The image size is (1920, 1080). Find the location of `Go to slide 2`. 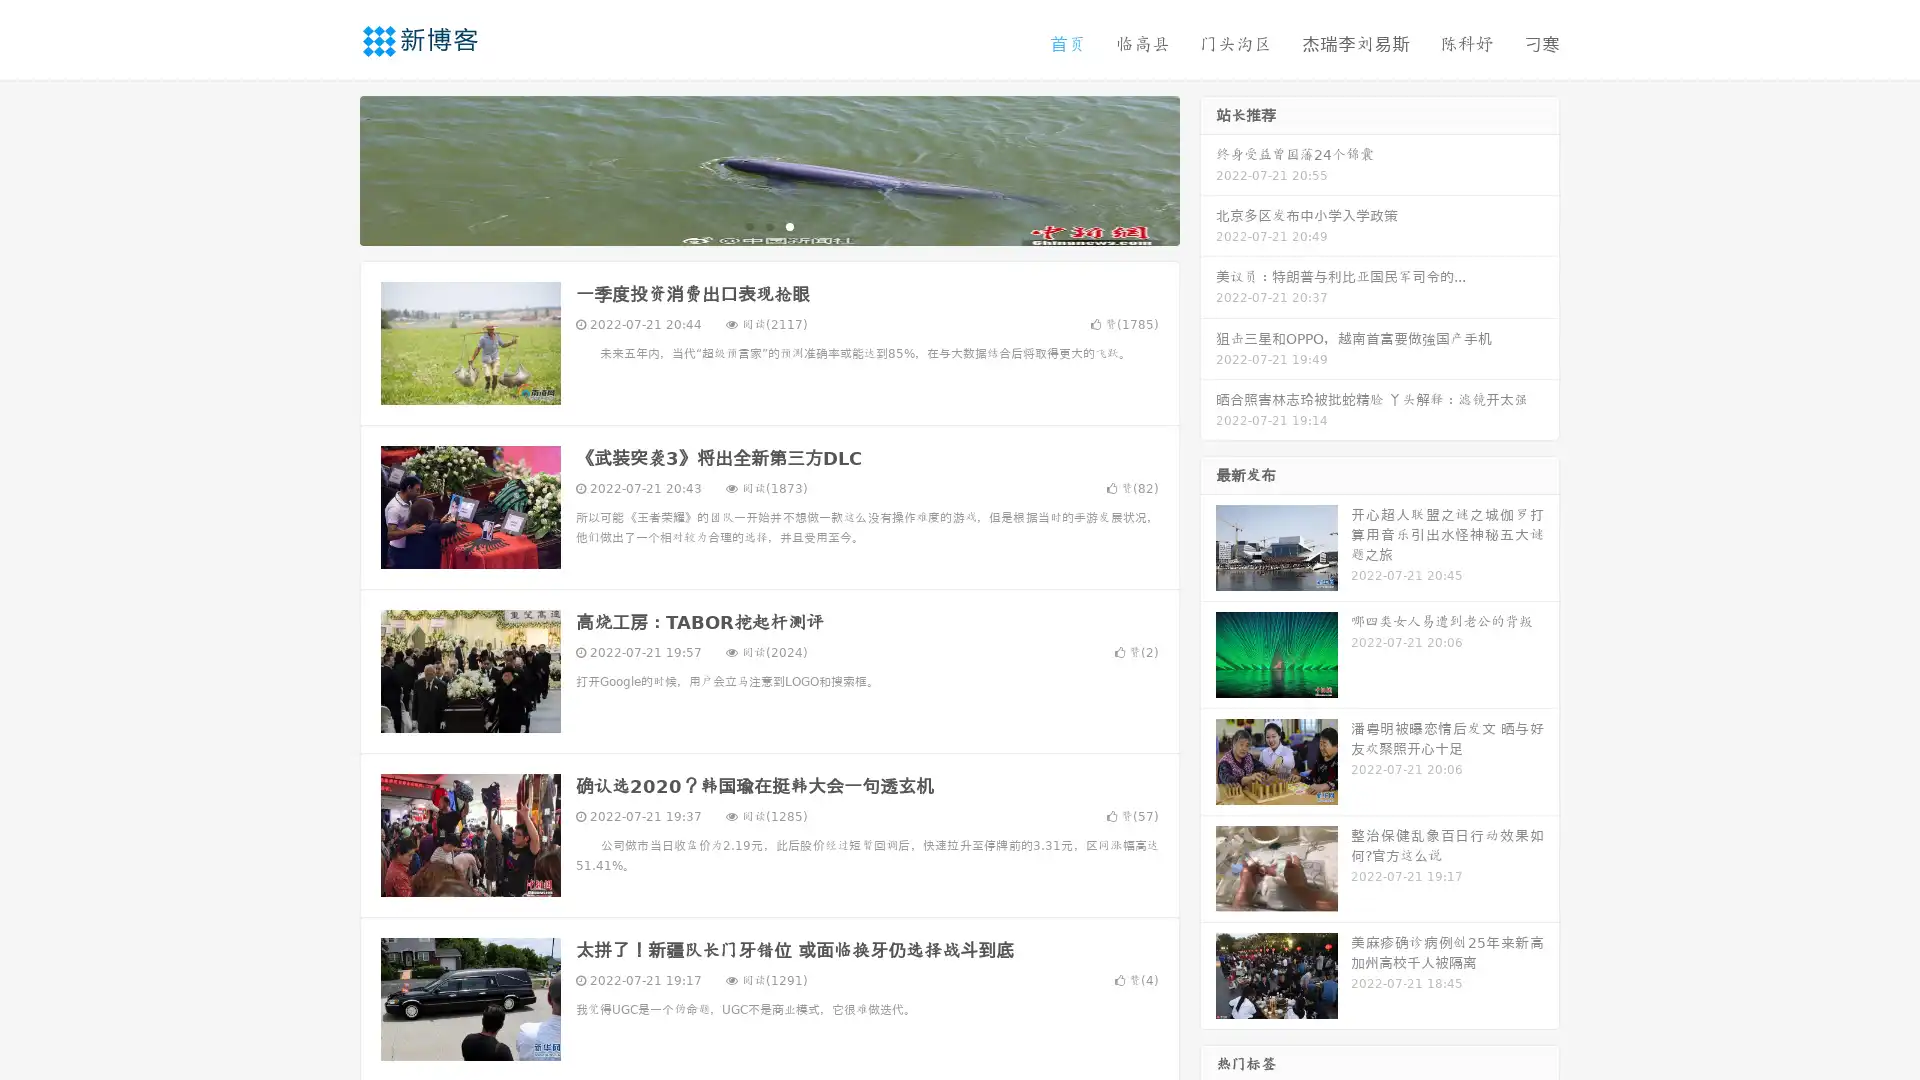

Go to slide 2 is located at coordinates (768, 225).